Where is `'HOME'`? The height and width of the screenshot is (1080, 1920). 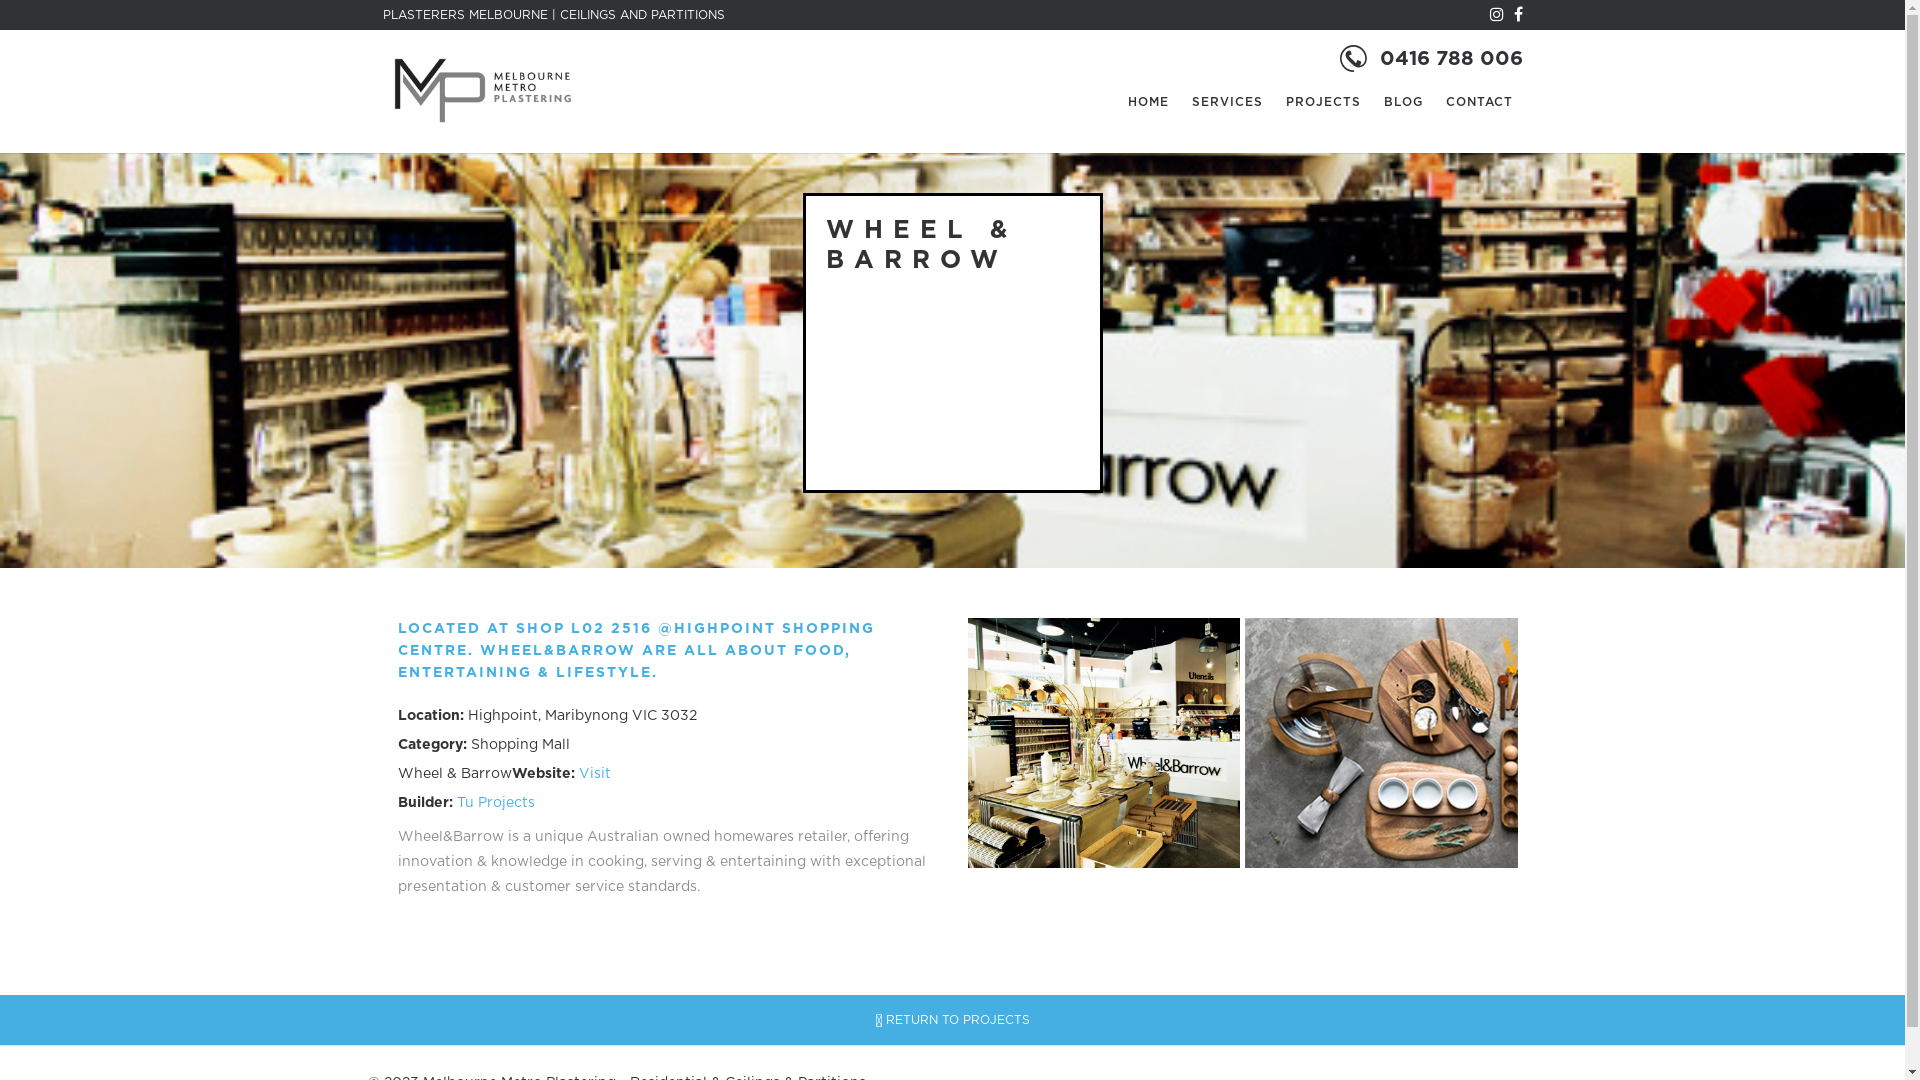
'HOME' is located at coordinates (1148, 101).